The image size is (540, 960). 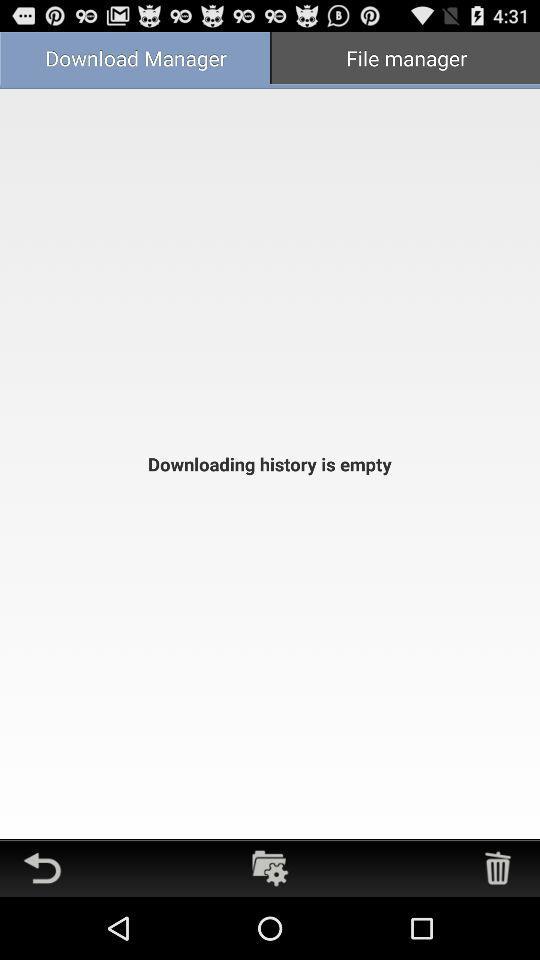 I want to click on the app to the right of the download manager icon, so click(x=405, y=59).